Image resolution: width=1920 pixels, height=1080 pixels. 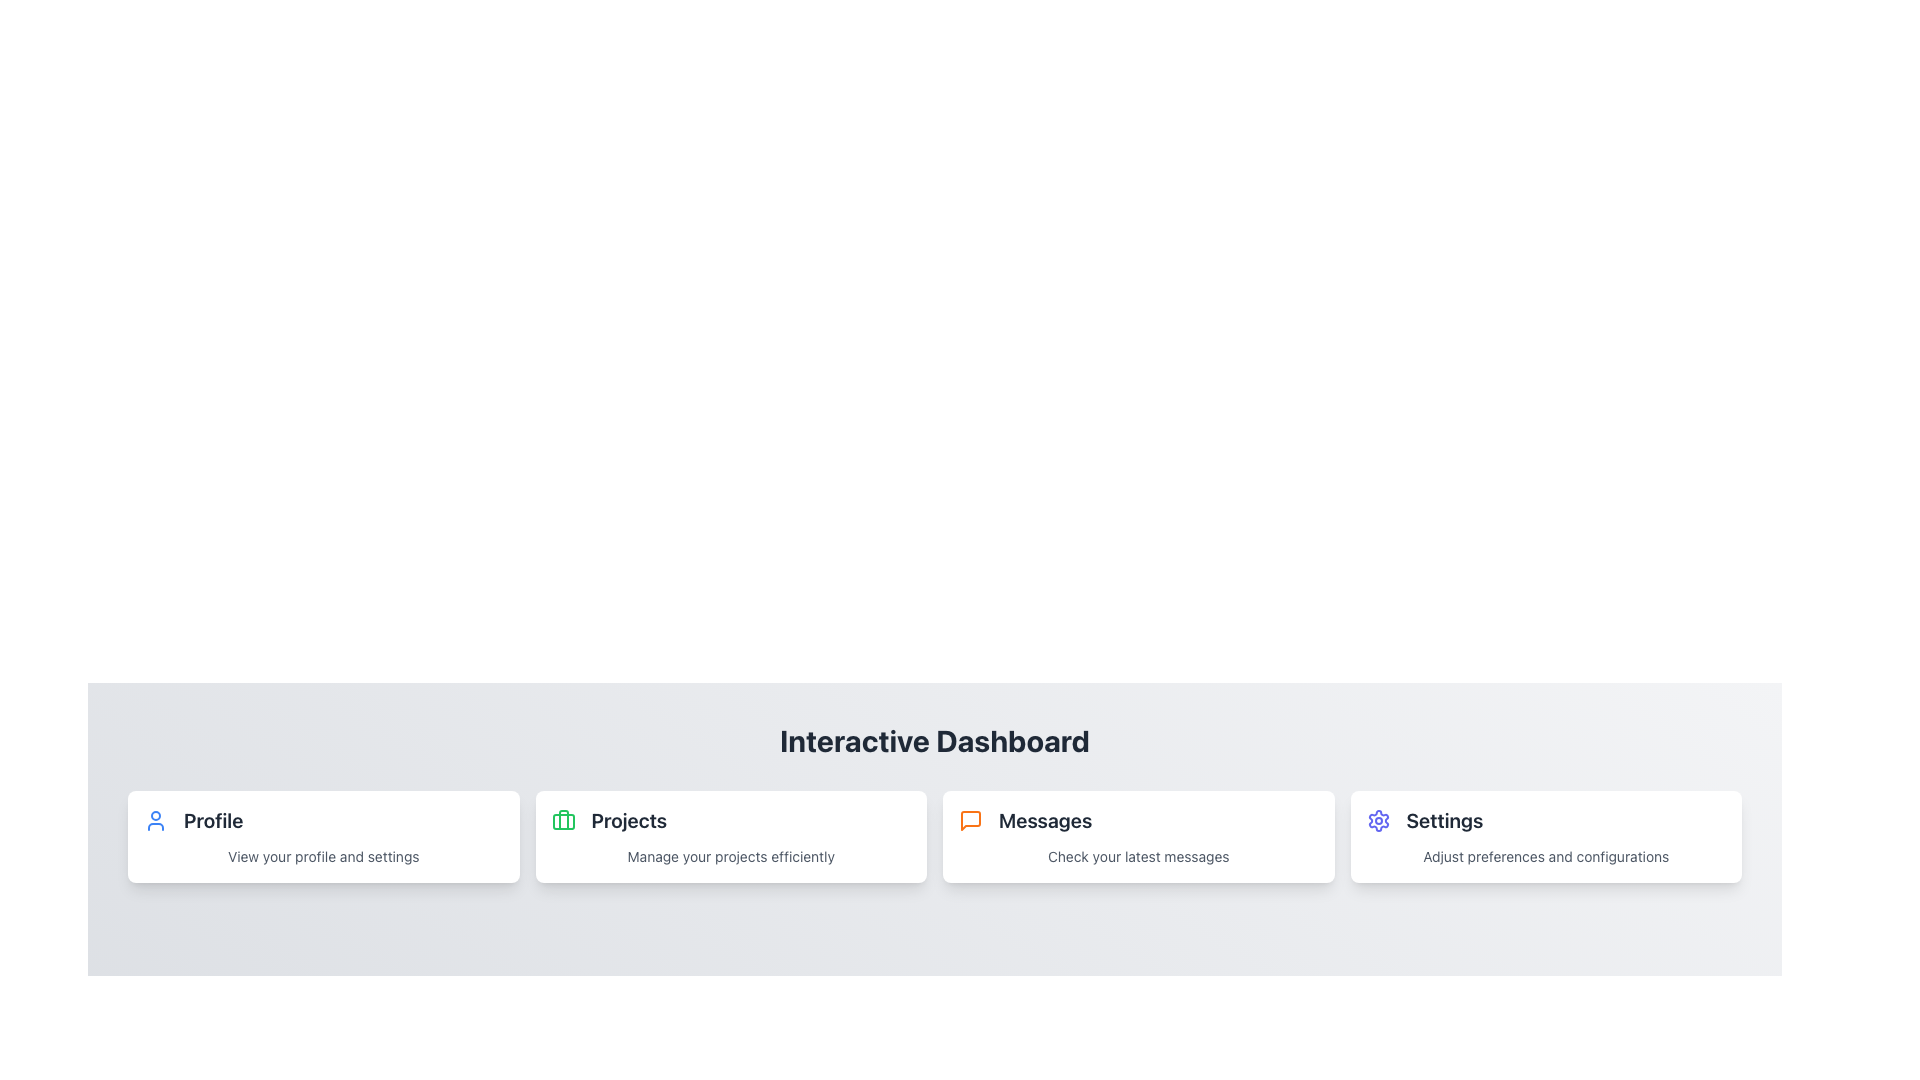 What do you see at coordinates (562, 821) in the screenshot?
I see `the green briefcase icon located to the left of the 'Projects' label in the header of the second card on the dashboard to identify its associated section` at bounding box center [562, 821].